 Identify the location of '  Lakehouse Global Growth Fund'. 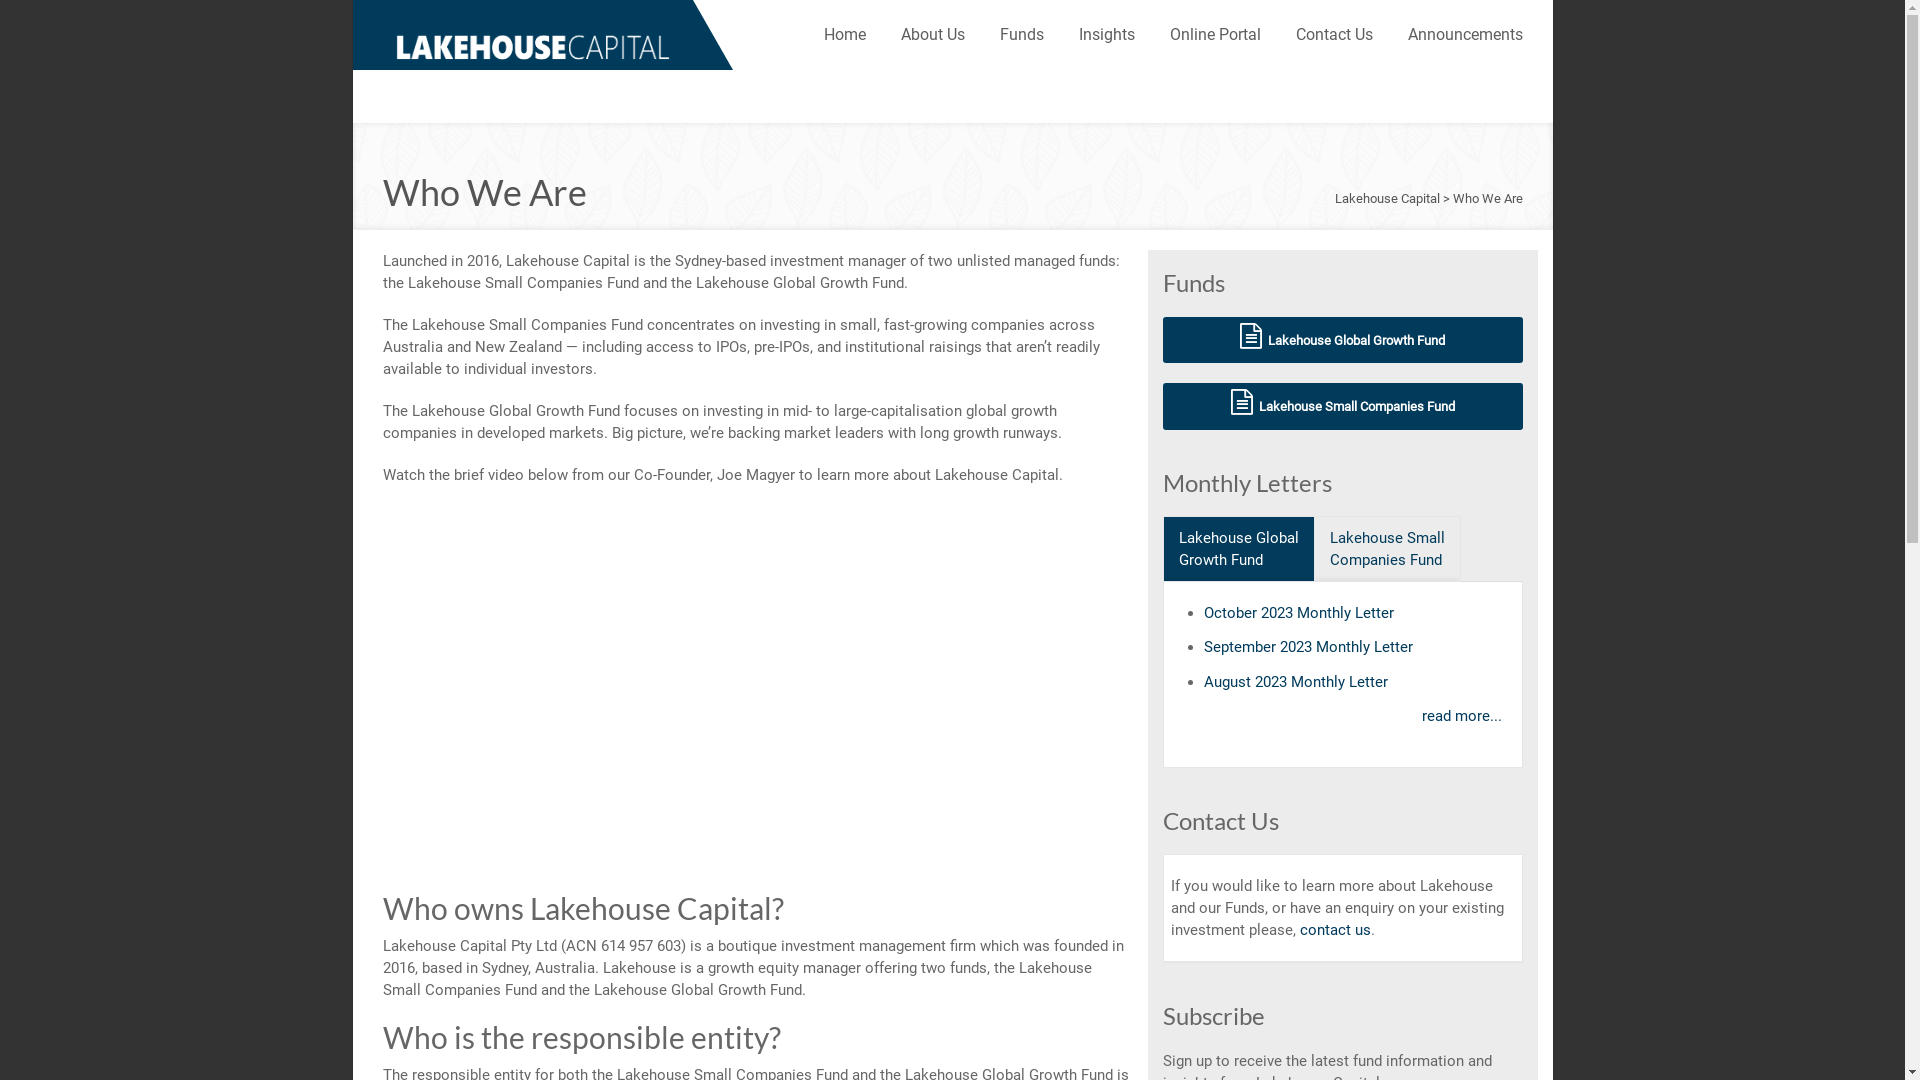
(1161, 339).